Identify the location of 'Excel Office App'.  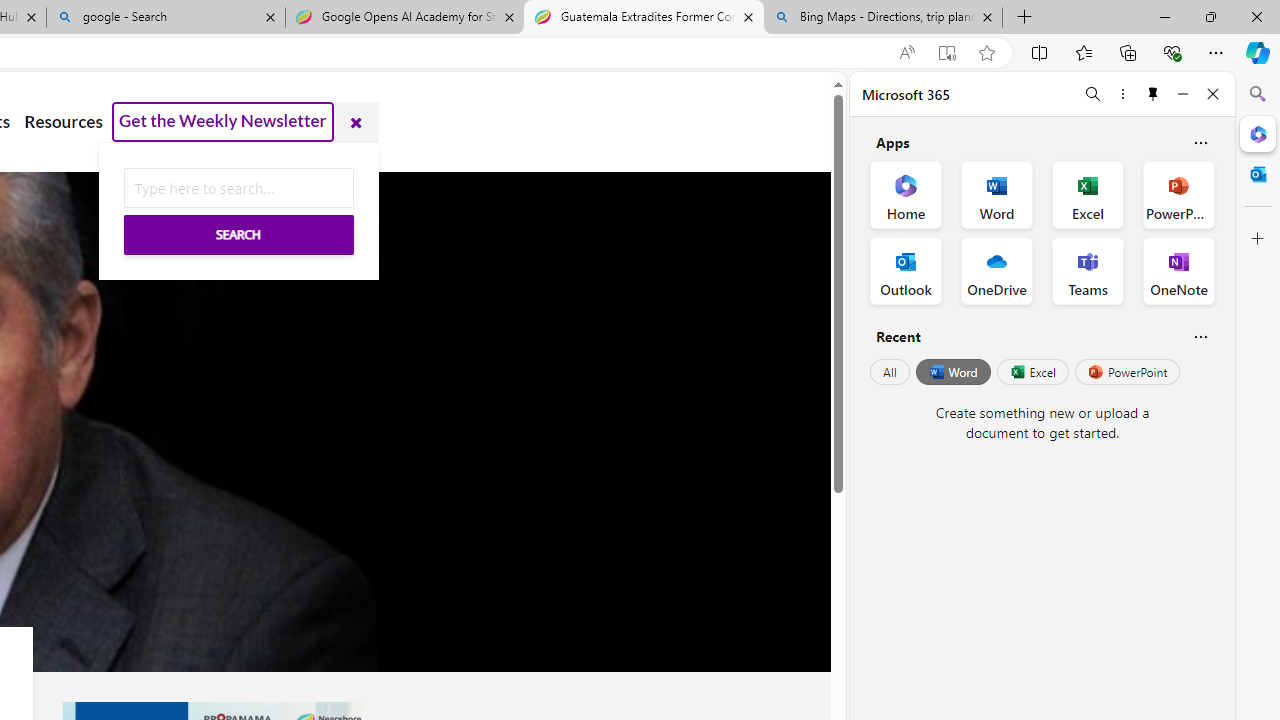
(1087, 195).